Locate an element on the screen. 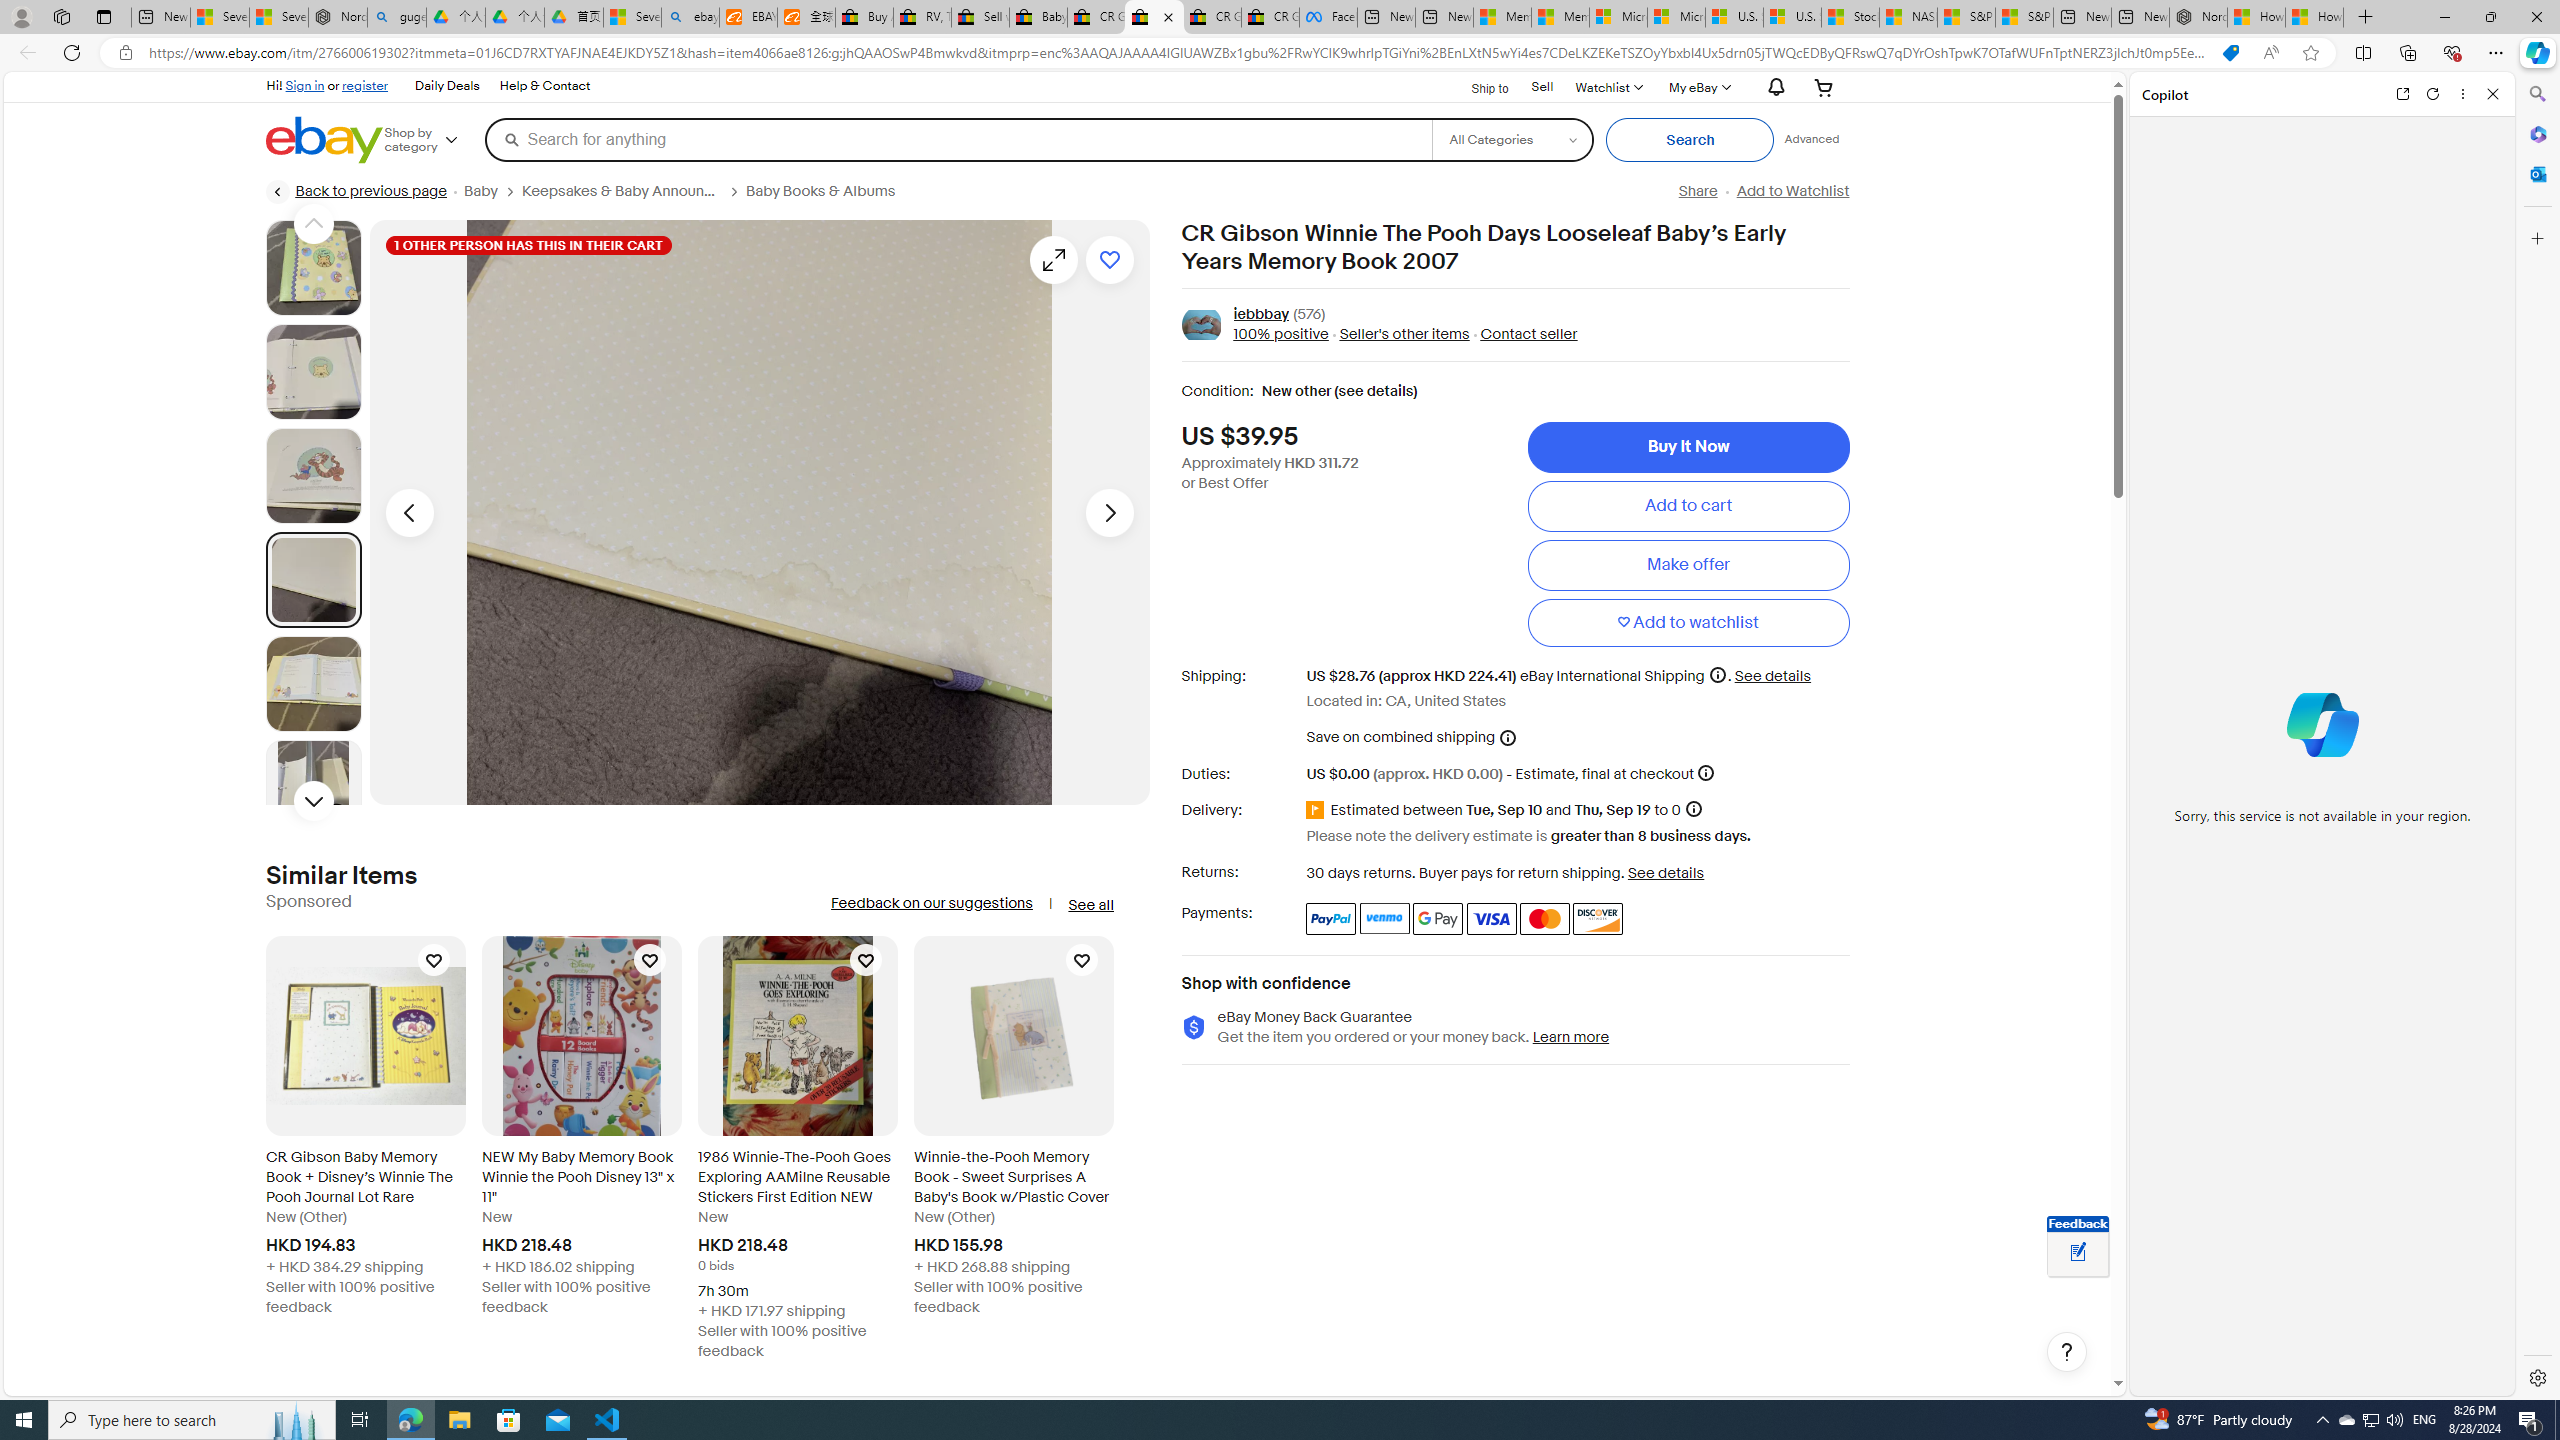  'Add to cart' is located at coordinates (1687, 505).